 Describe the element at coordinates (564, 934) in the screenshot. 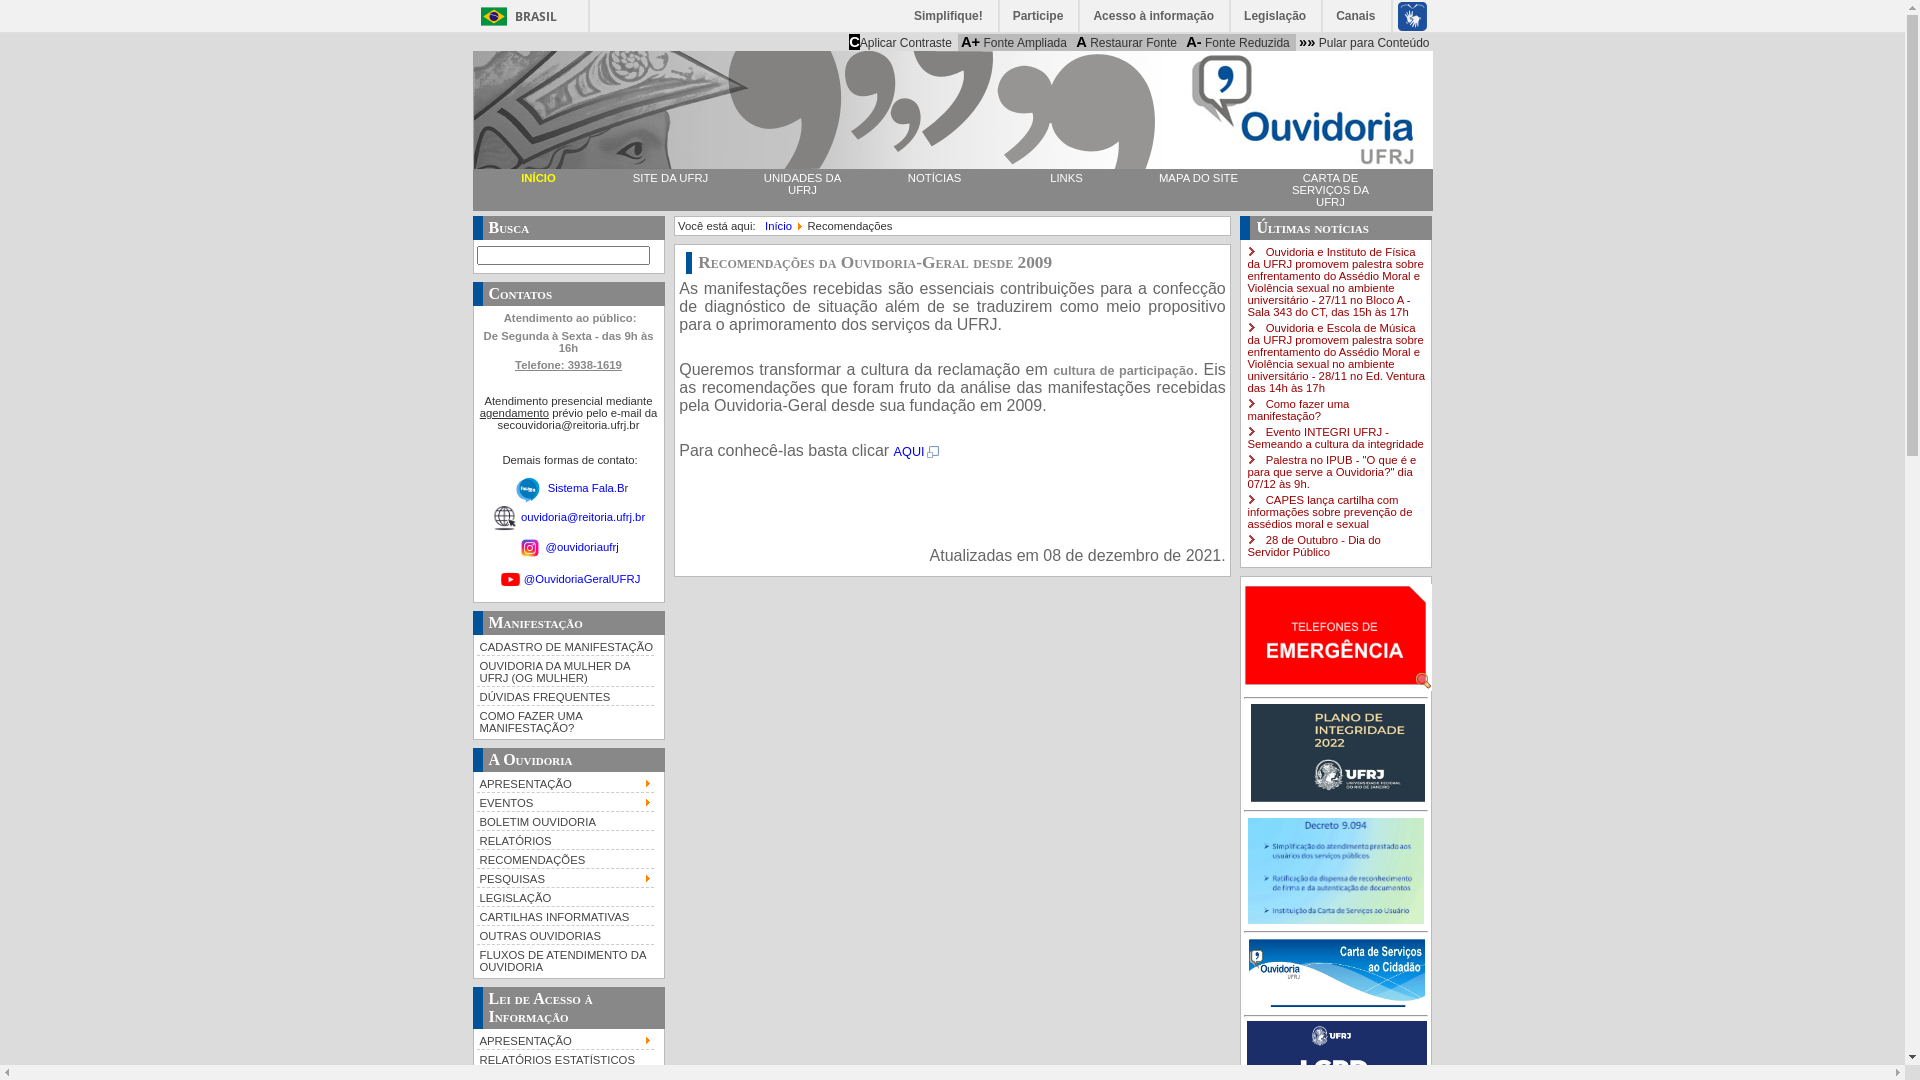

I see `'OUTRAS OUVIDORIAS'` at that location.